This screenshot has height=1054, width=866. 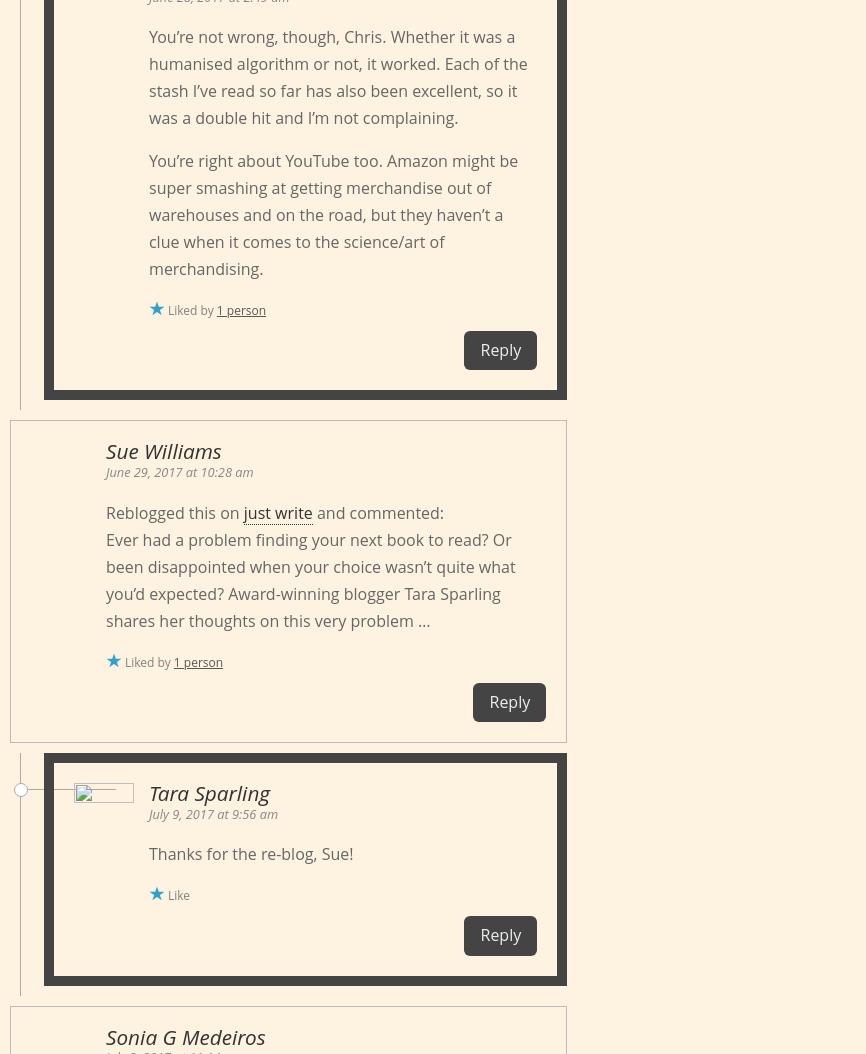 What do you see at coordinates (174, 511) in the screenshot?
I see `'Reblogged this on'` at bounding box center [174, 511].